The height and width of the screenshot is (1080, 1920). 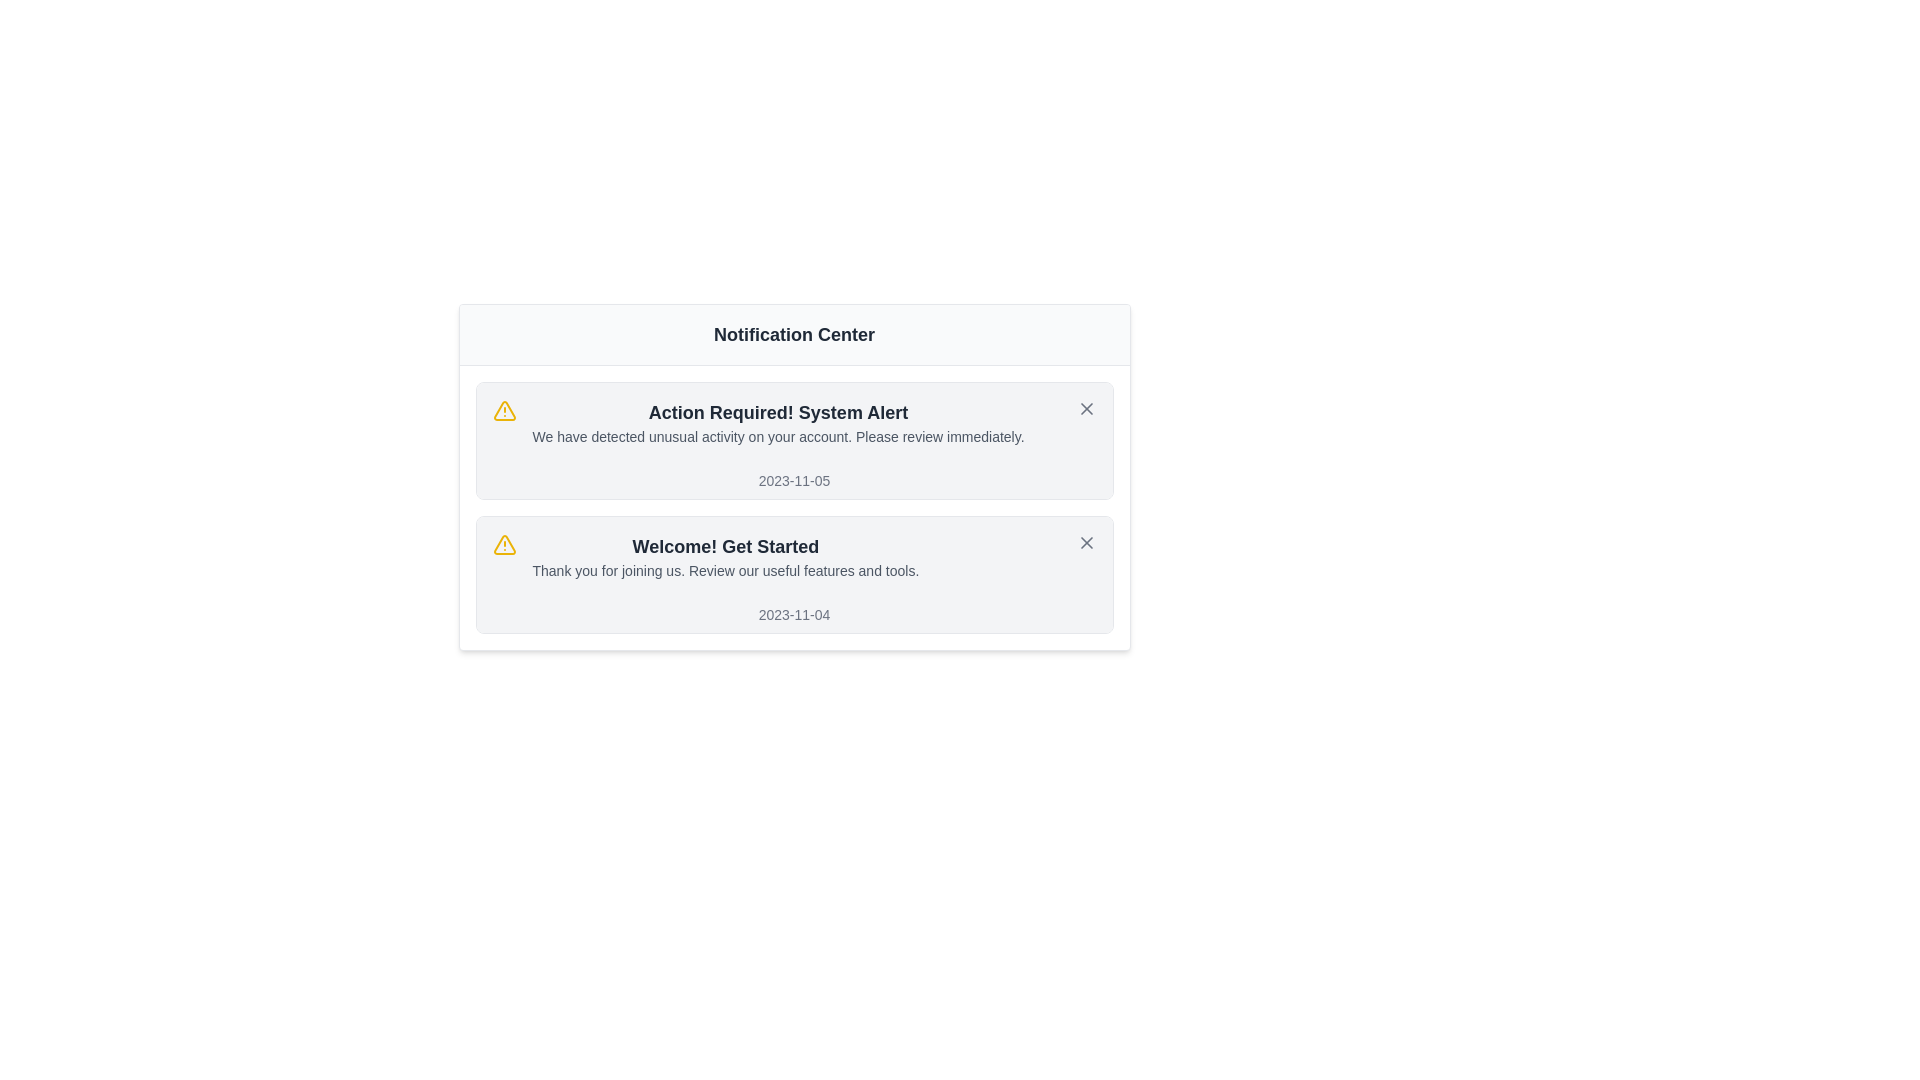 What do you see at coordinates (724, 556) in the screenshot?
I see `the text element featuring the title 'Welcome! Get Started' and subtitle 'Thank you for joining us.' located in the second notification box of the 'Notification Center' panel` at bounding box center [724, 556].